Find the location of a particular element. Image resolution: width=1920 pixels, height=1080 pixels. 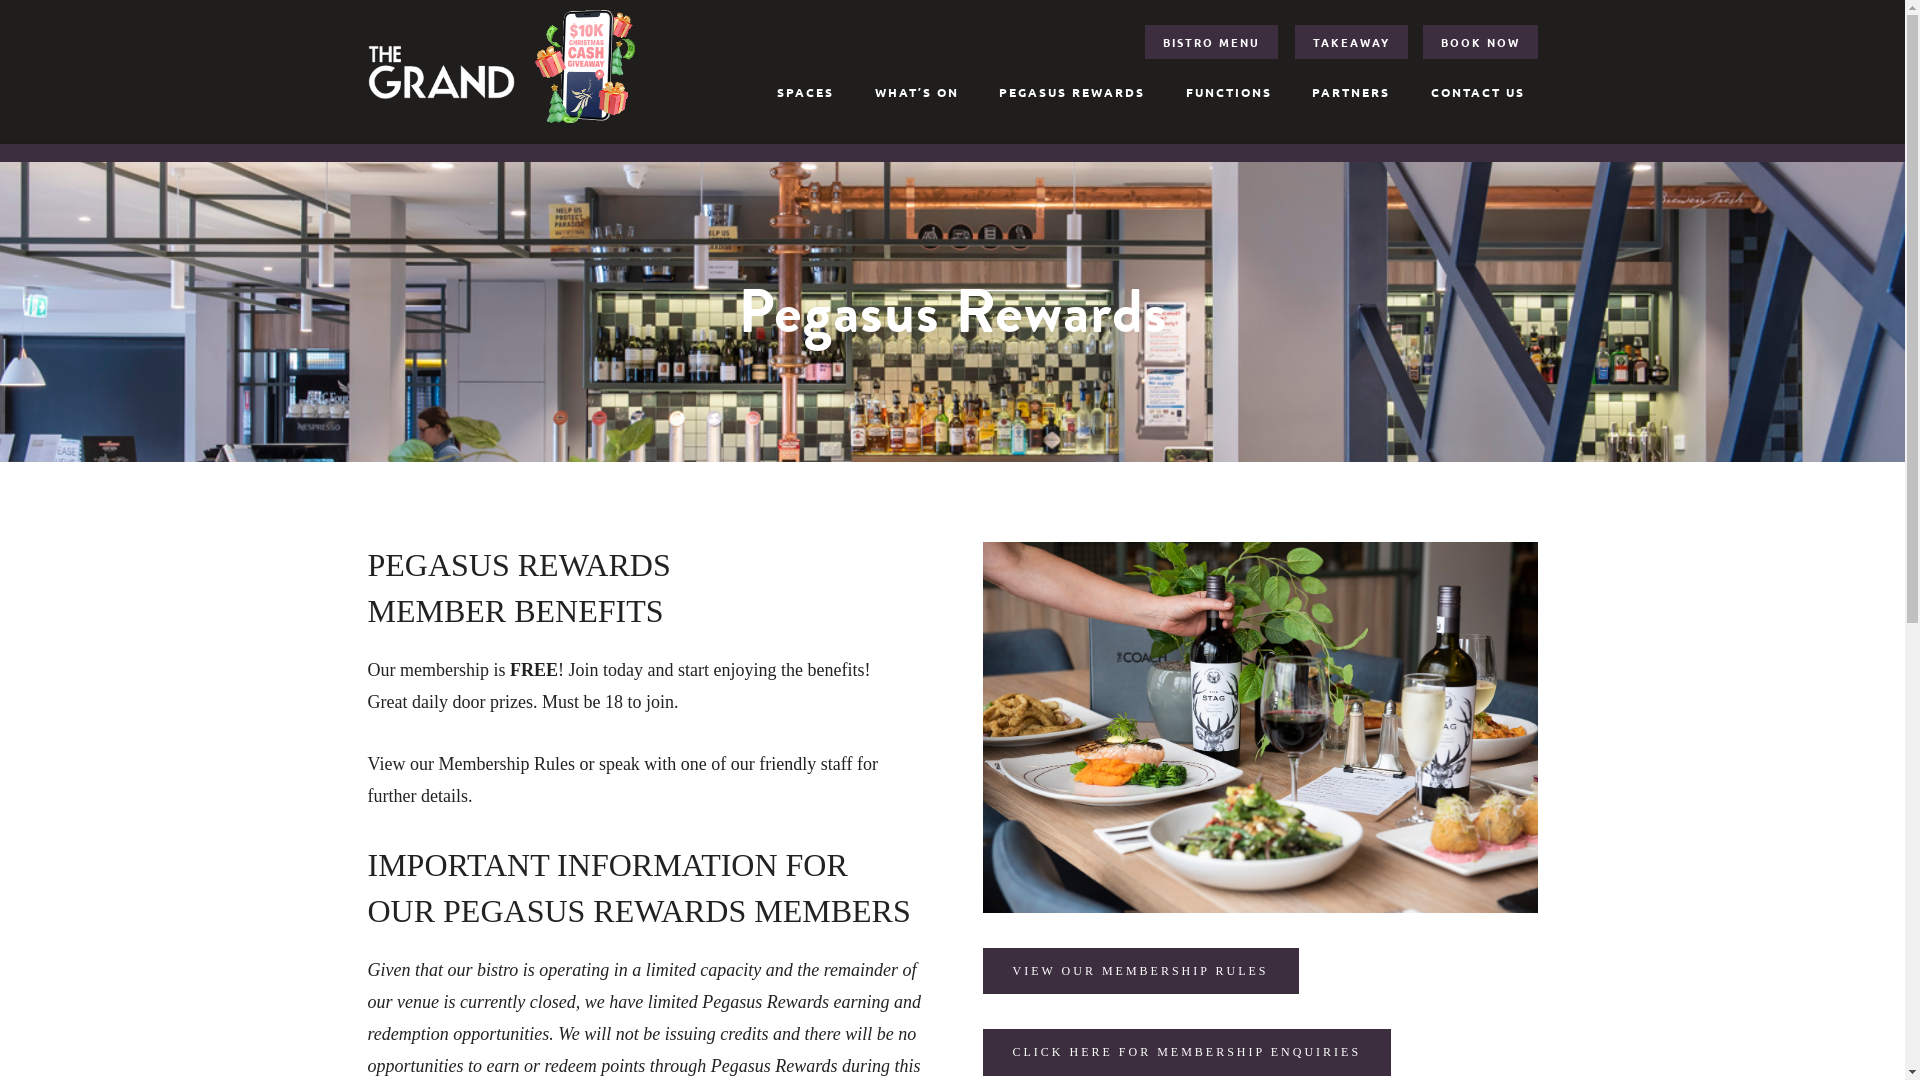

'DSC_4332' is located at coordinates (982, 726).